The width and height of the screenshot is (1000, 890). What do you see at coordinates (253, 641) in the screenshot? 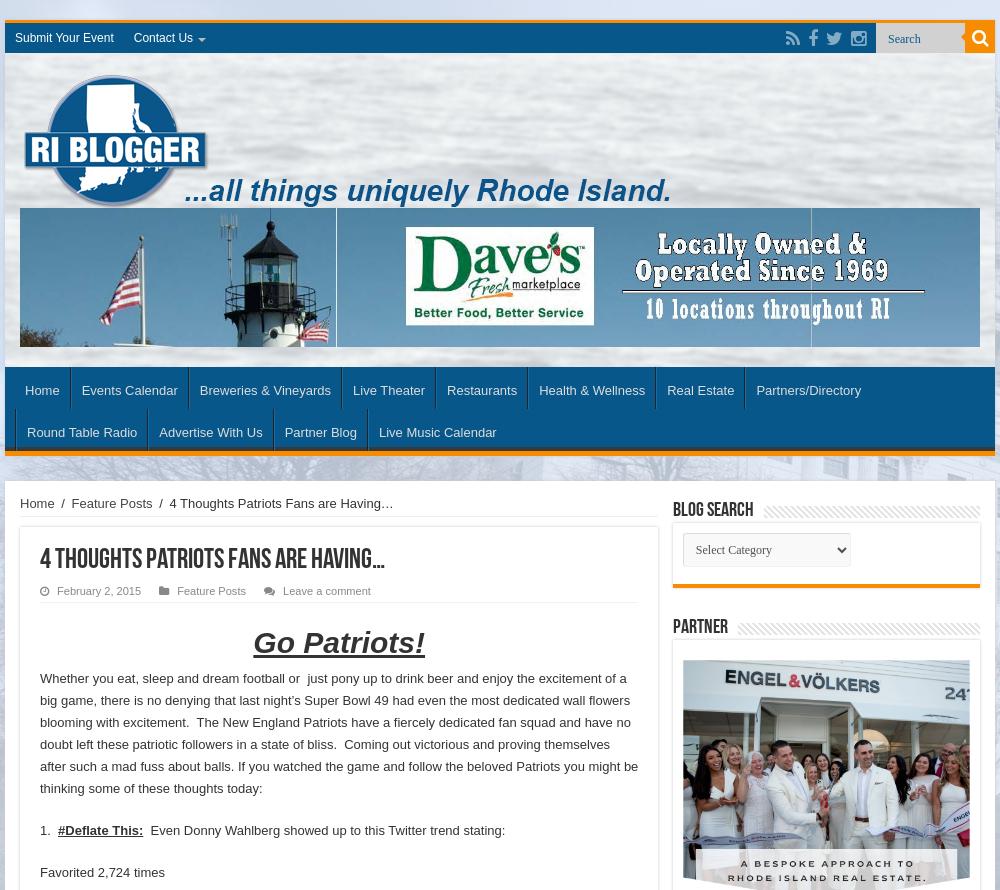
I see `'Go Patriots!'` at bounding box center [253, 641].